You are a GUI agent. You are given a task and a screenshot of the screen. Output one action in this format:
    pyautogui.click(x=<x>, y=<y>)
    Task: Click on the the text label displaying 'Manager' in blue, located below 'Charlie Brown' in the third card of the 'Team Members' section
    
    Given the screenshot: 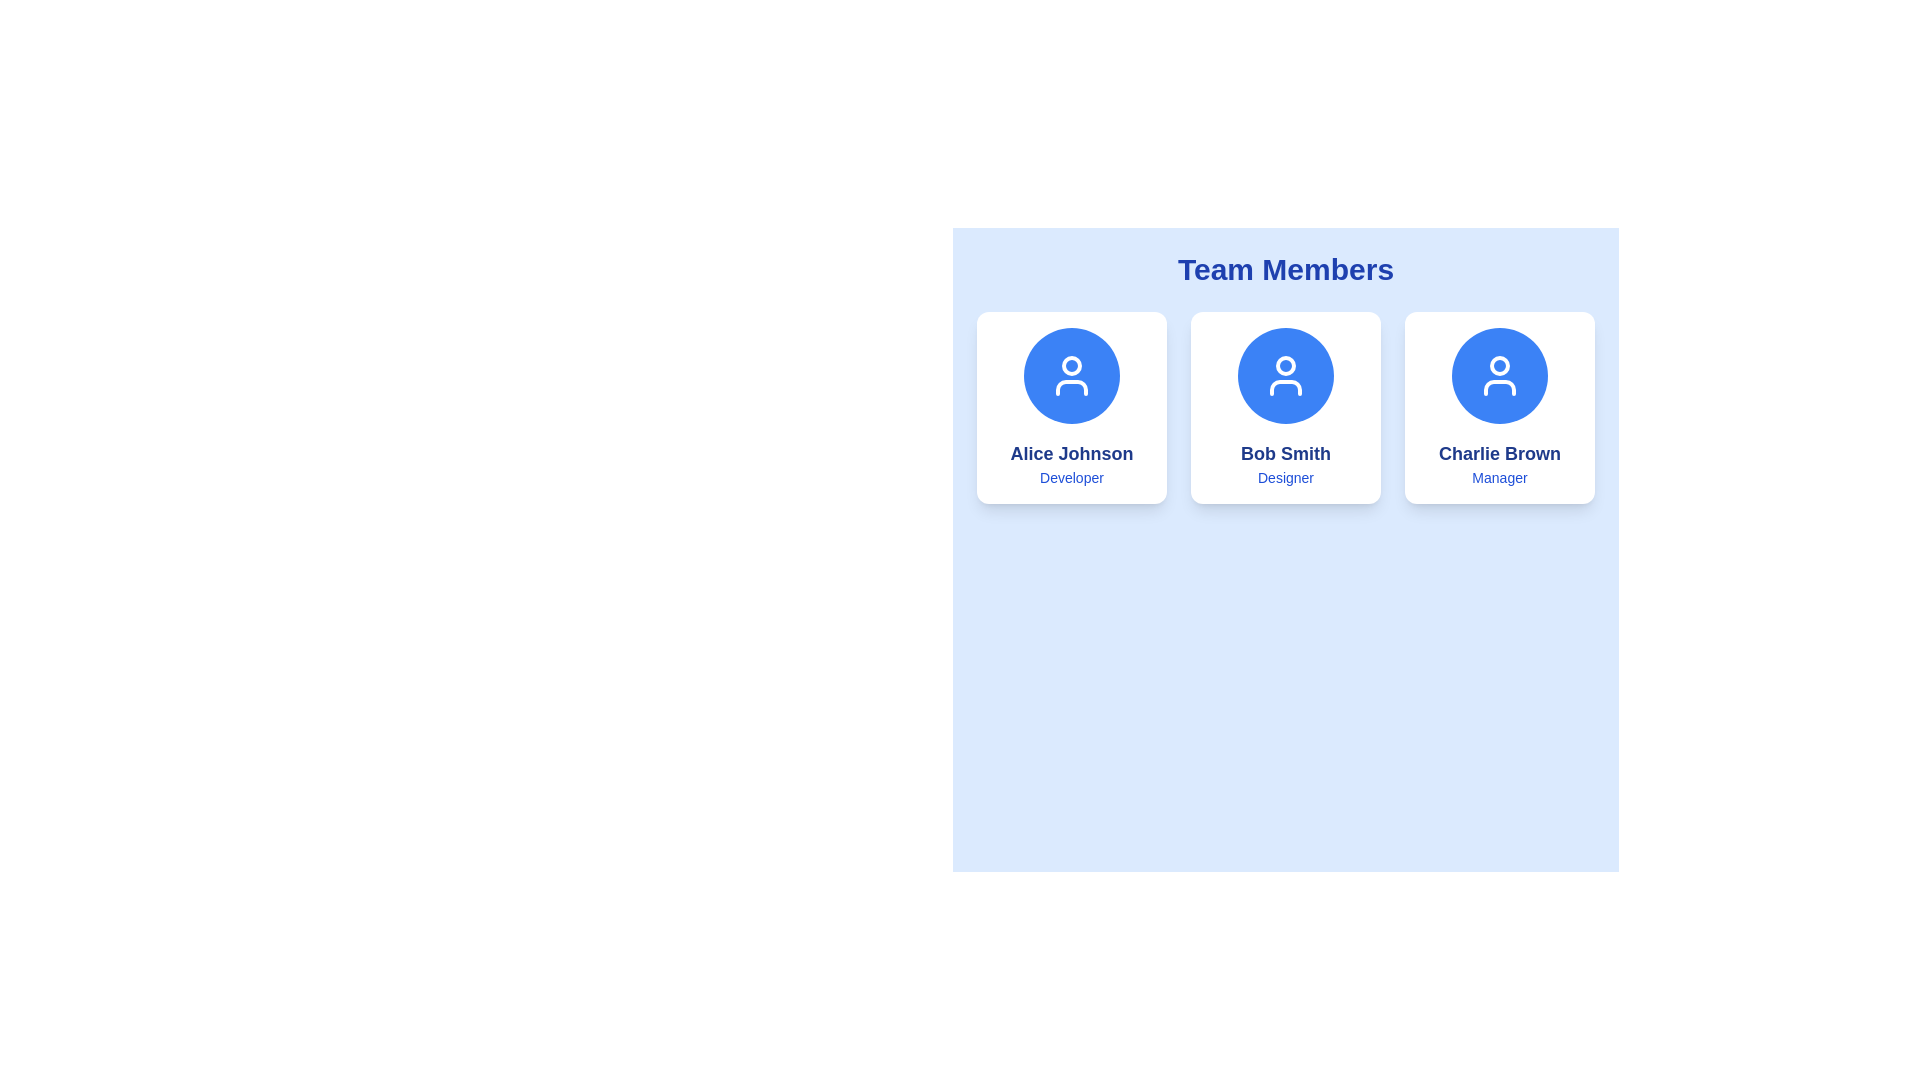 What is the action you would take?
    pyautogui.click(x=1499, y=478)
    